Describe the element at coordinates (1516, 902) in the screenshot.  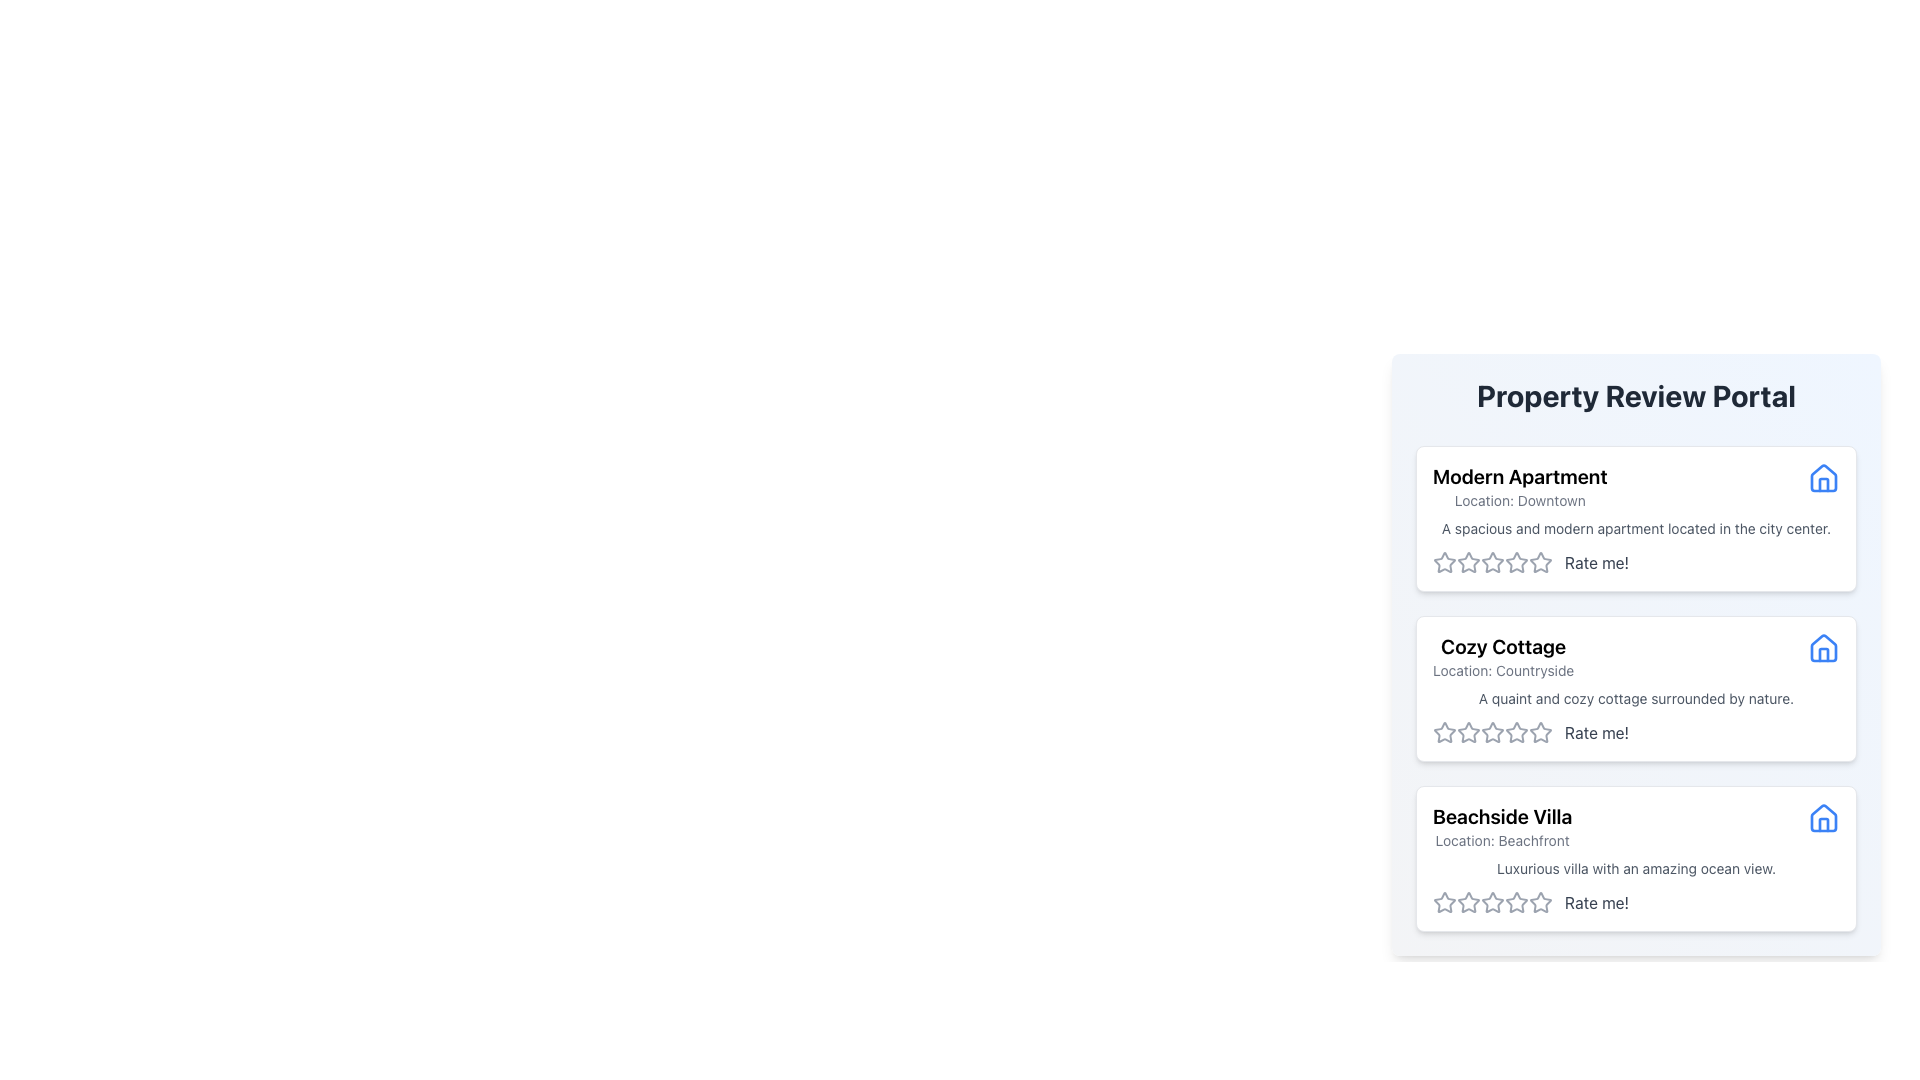
I see `the unselected fifth star-shaped icon with a gray outline` at that location.